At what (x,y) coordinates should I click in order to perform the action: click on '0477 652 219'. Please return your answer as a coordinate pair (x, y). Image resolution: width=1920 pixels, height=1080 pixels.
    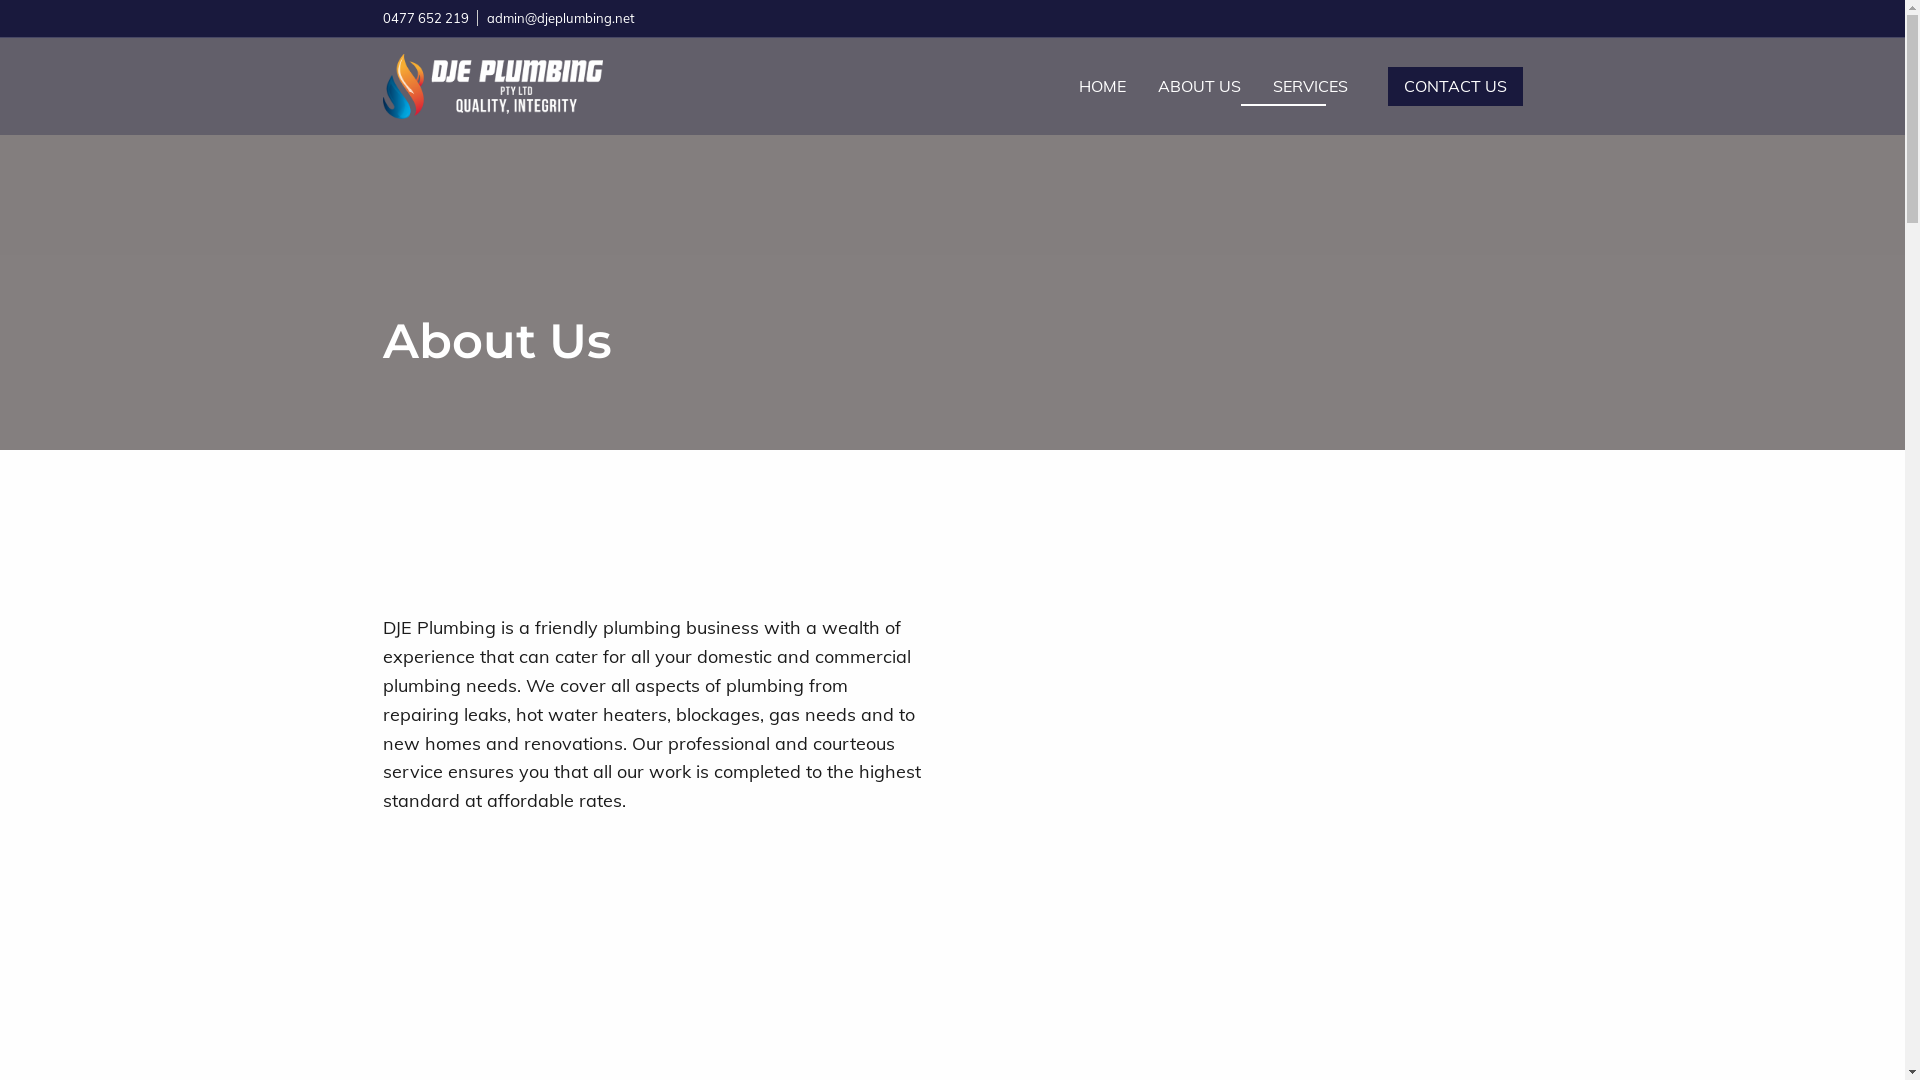
    Looking at the image, I should click on (424, 18).